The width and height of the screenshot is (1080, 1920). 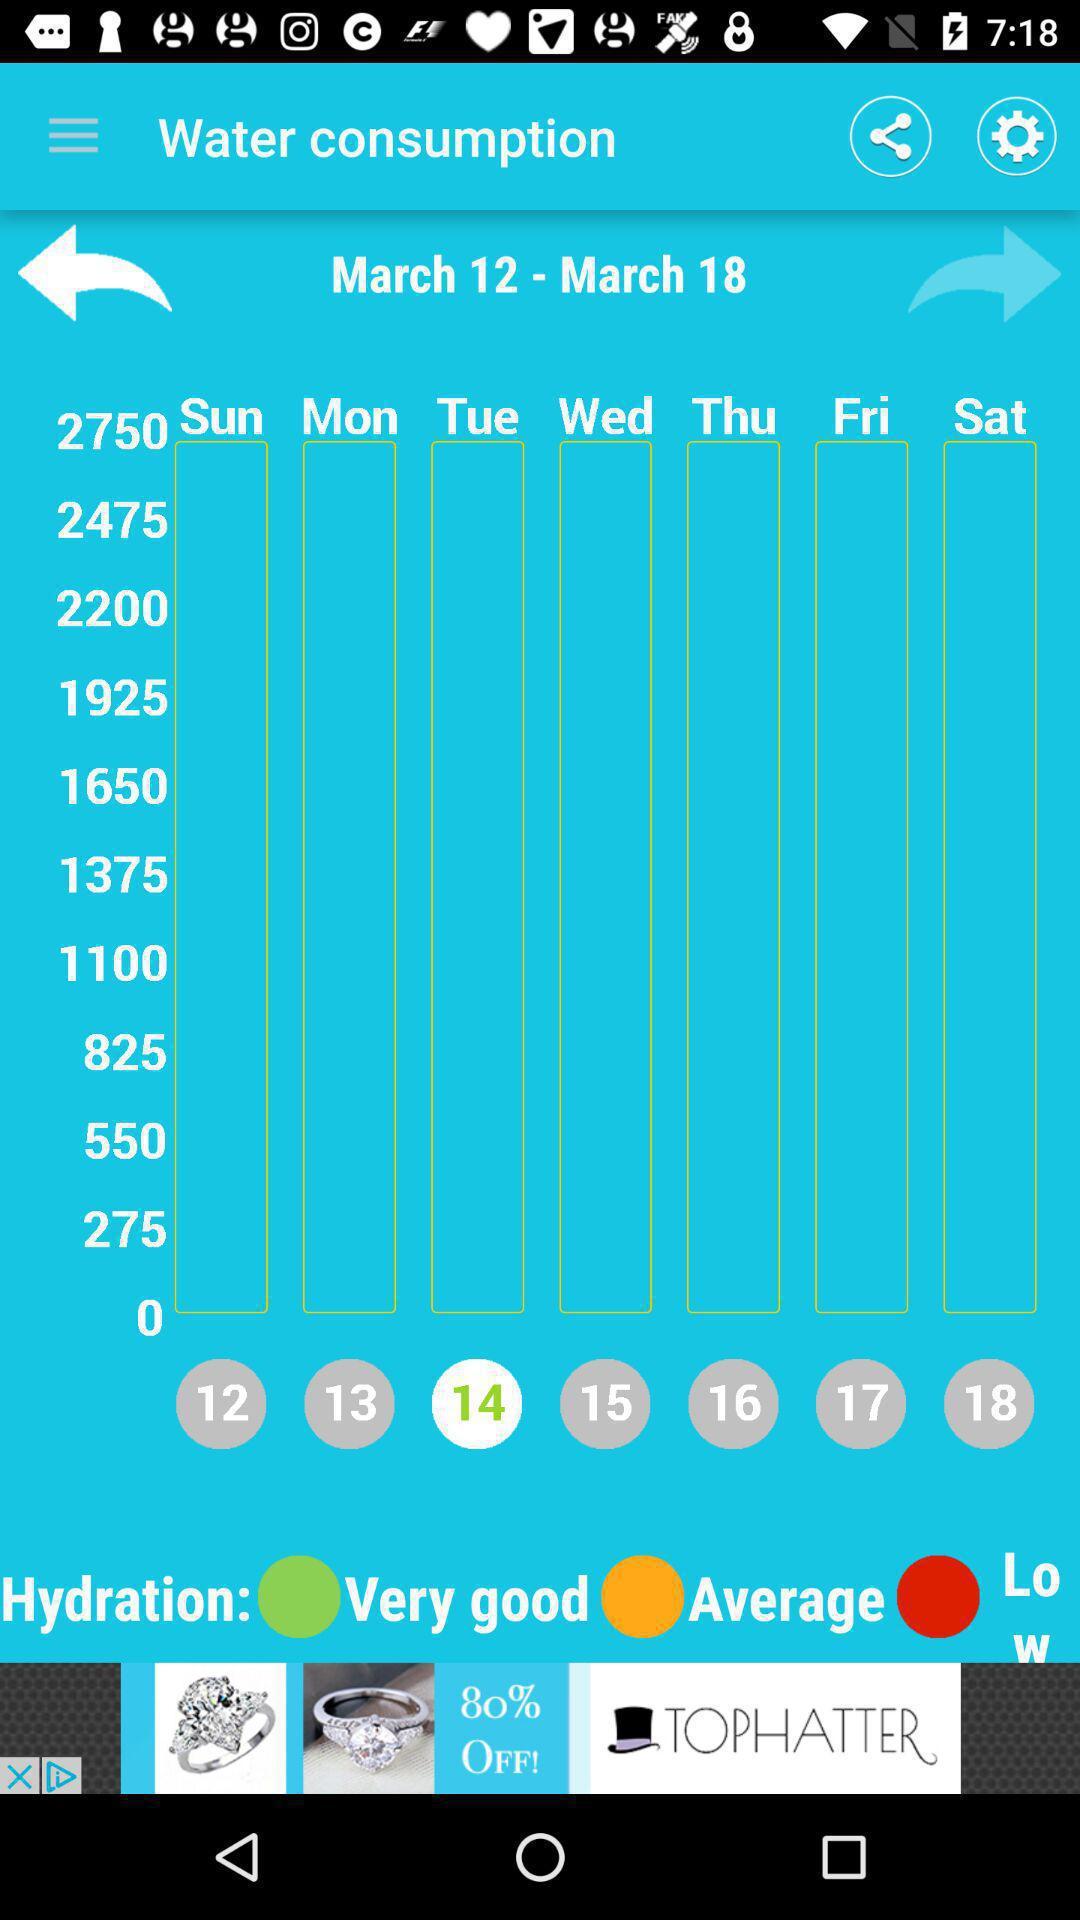 What do you see at coordinates (983, 272) in the screenshot?
I see `back option` at bounding box center [983, 272].